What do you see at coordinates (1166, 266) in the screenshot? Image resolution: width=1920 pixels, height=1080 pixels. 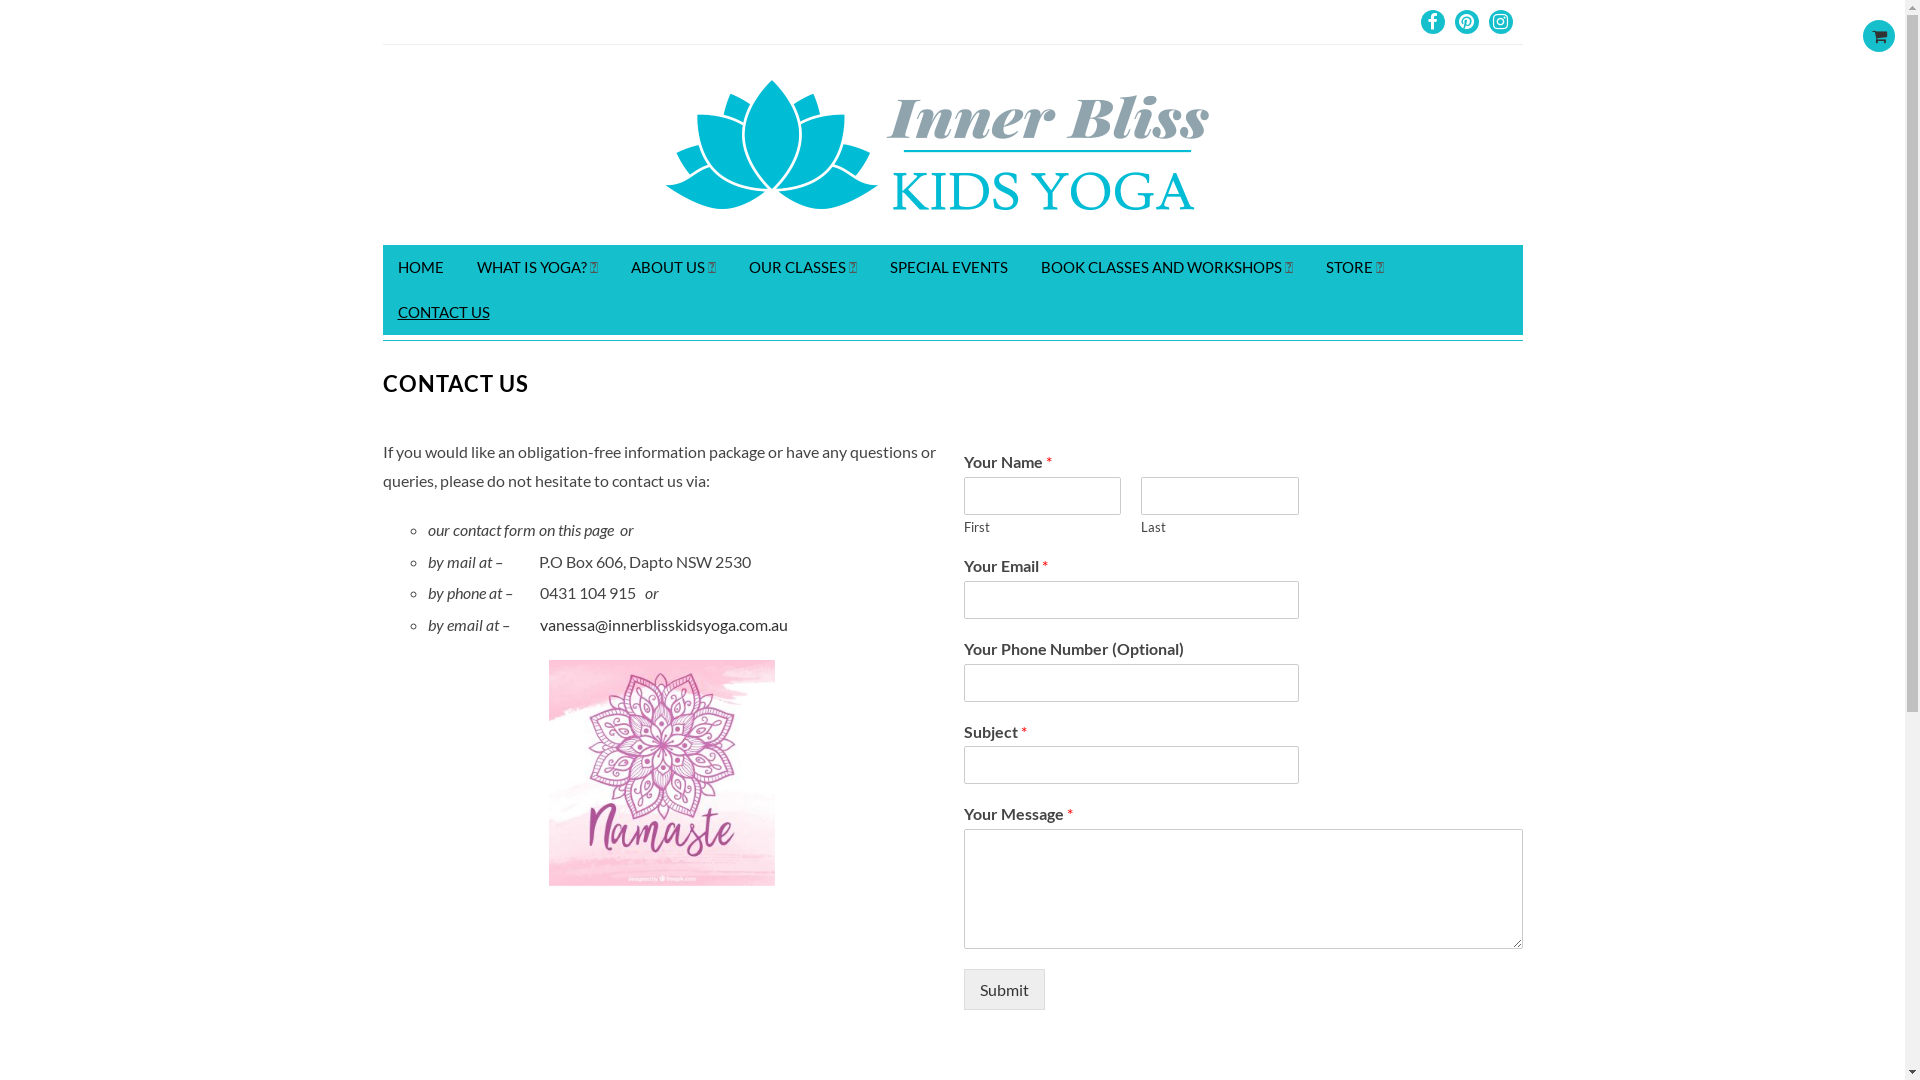 I see `'BOOK CLASSES AND WORKSHOPS'` at bounding box center [1166, 266].